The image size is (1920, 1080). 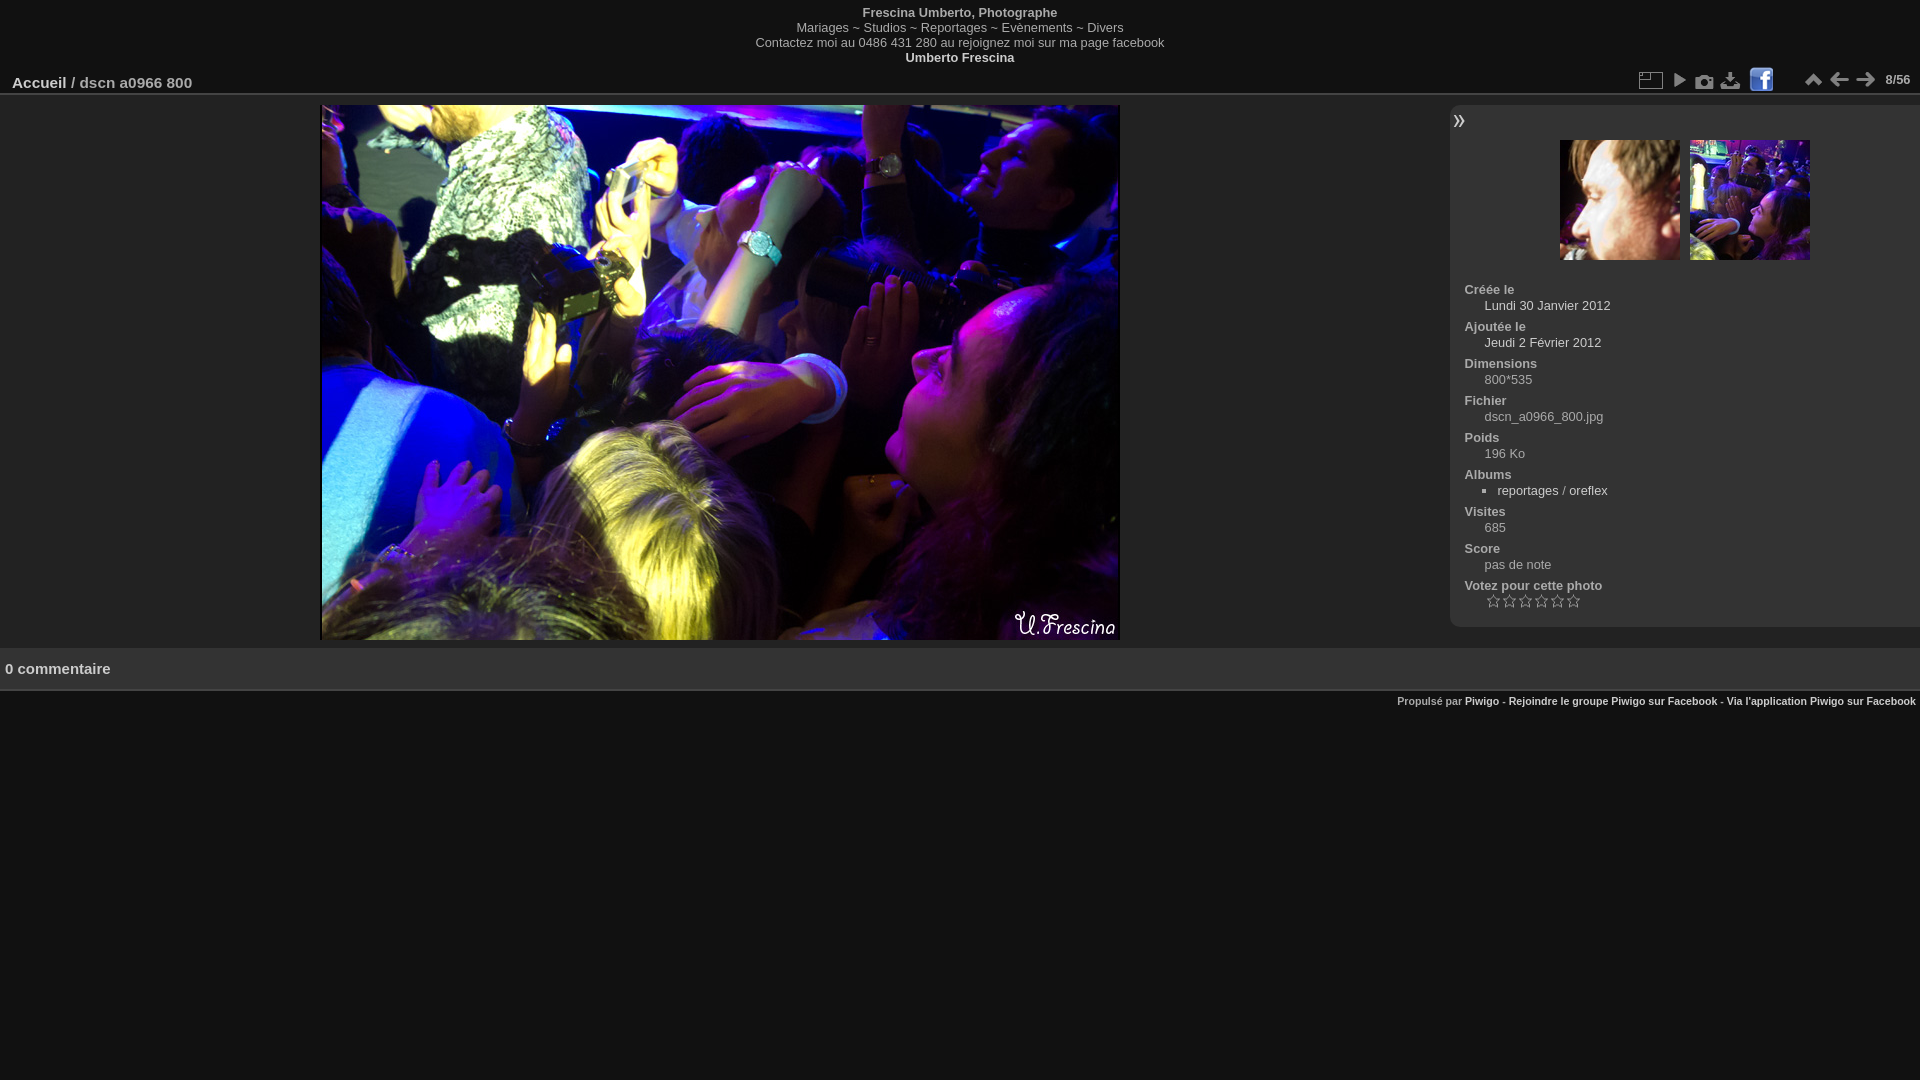 What do you see at coordinates (1864, 79) in the screenshot?
I see `'Suivante : dscn a0967 800'` at bounding box center [1864, 79].